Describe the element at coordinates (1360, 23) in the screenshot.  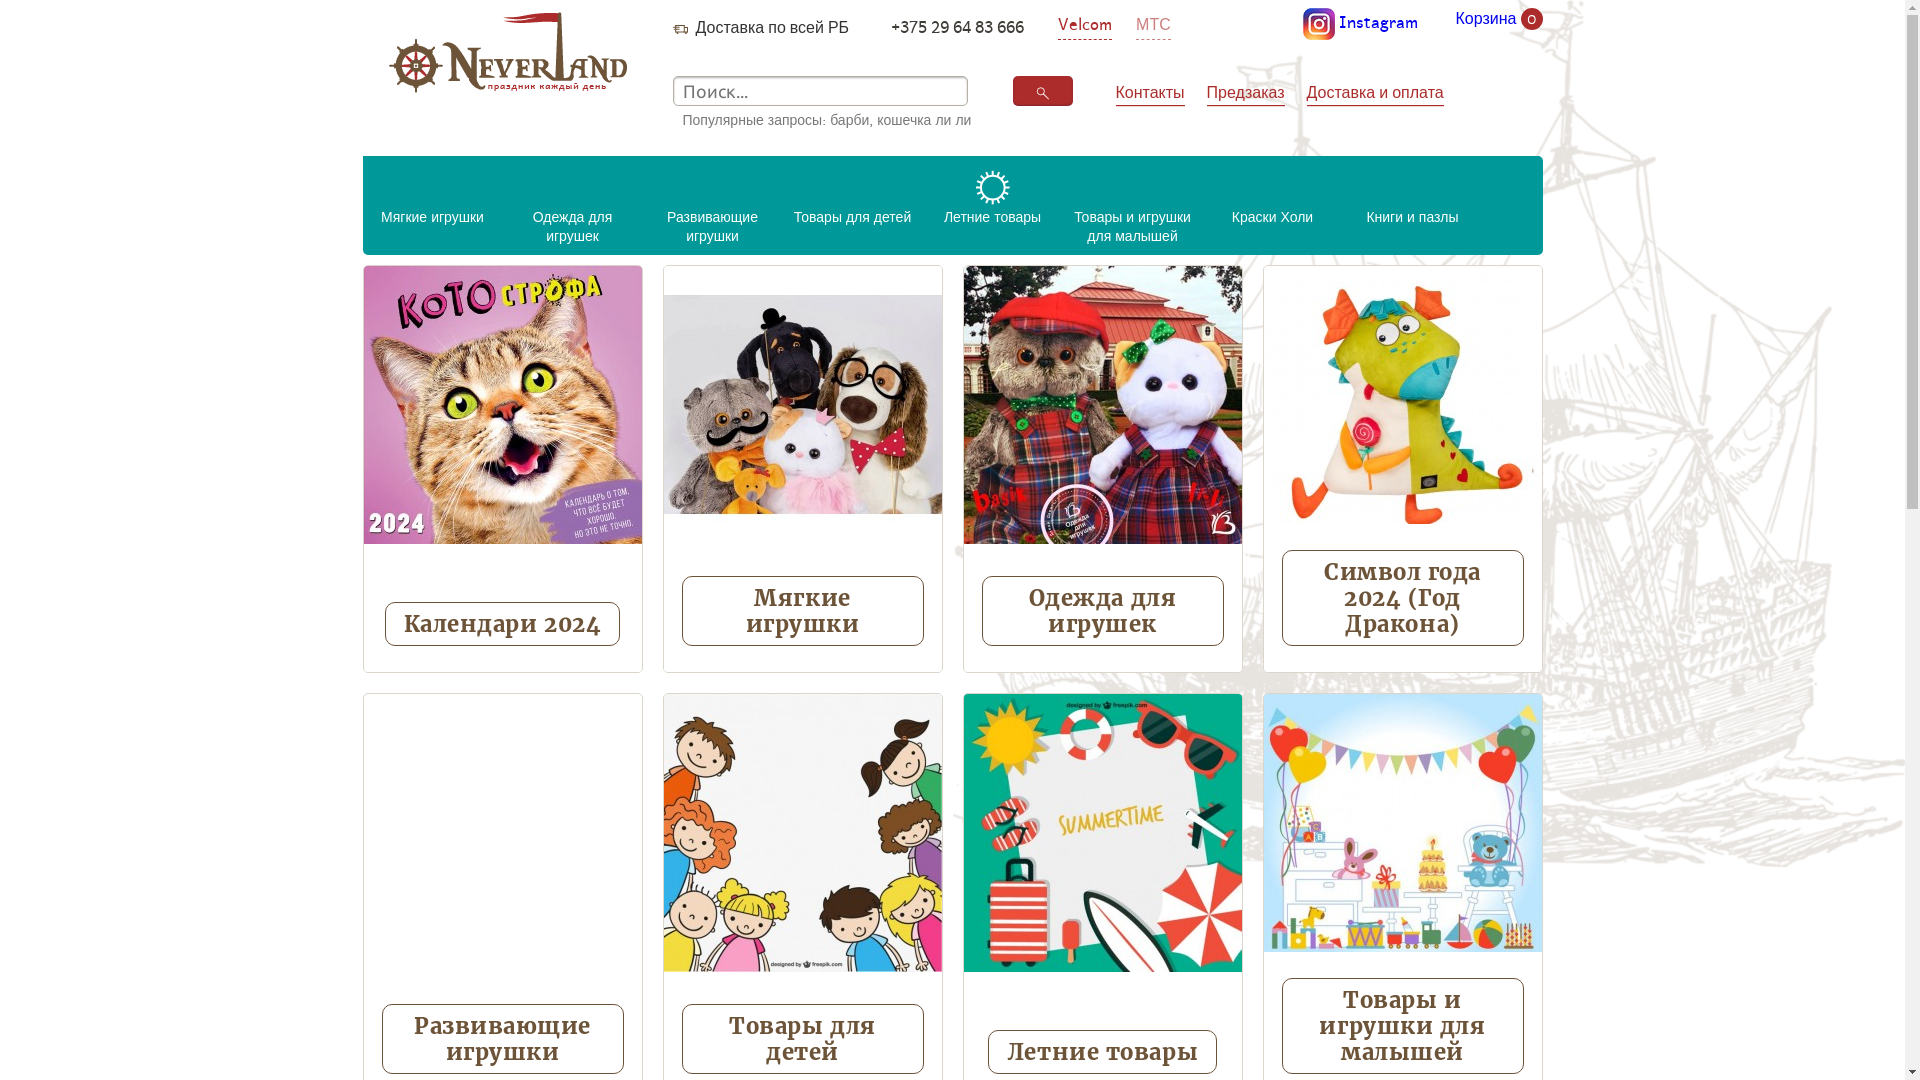
I see `'Instagram'` at that location.